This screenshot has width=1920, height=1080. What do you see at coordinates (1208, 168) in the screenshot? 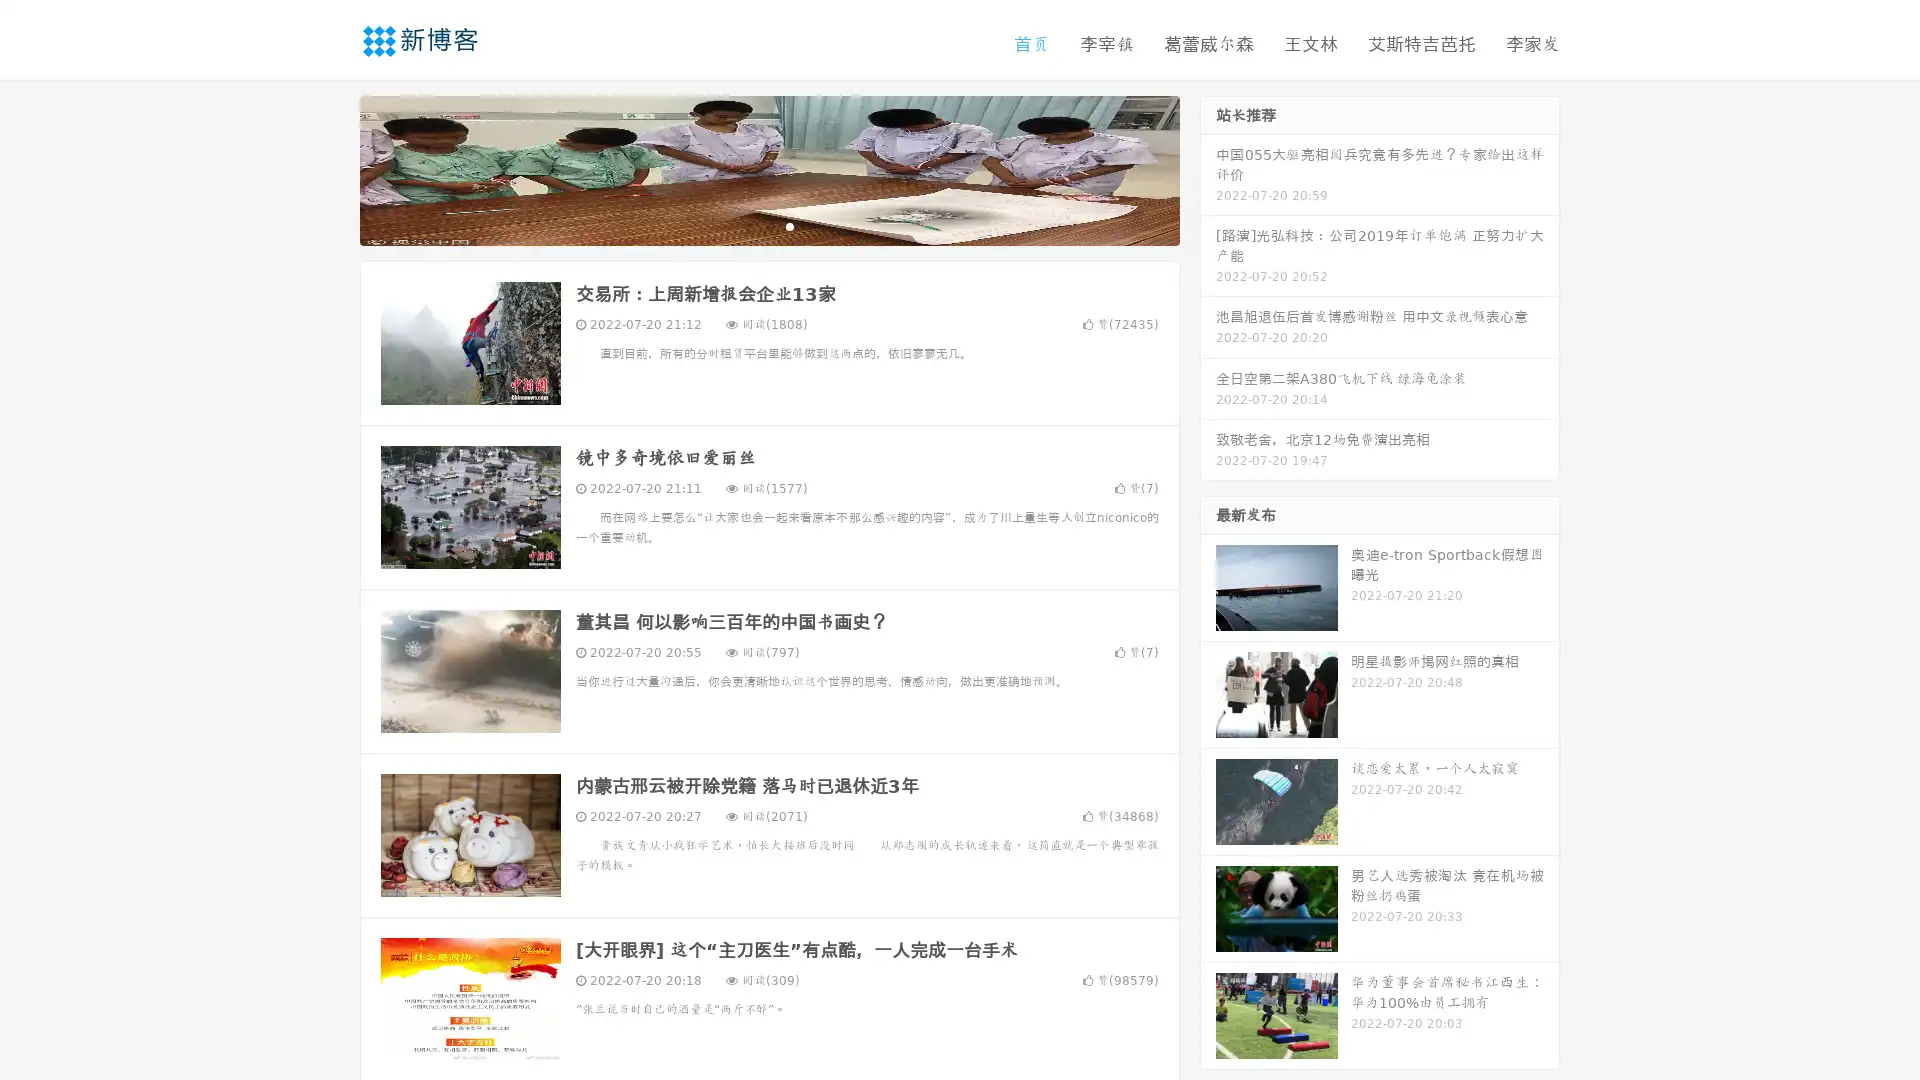
I see `Next slide` at bounding box center [1208, 168].